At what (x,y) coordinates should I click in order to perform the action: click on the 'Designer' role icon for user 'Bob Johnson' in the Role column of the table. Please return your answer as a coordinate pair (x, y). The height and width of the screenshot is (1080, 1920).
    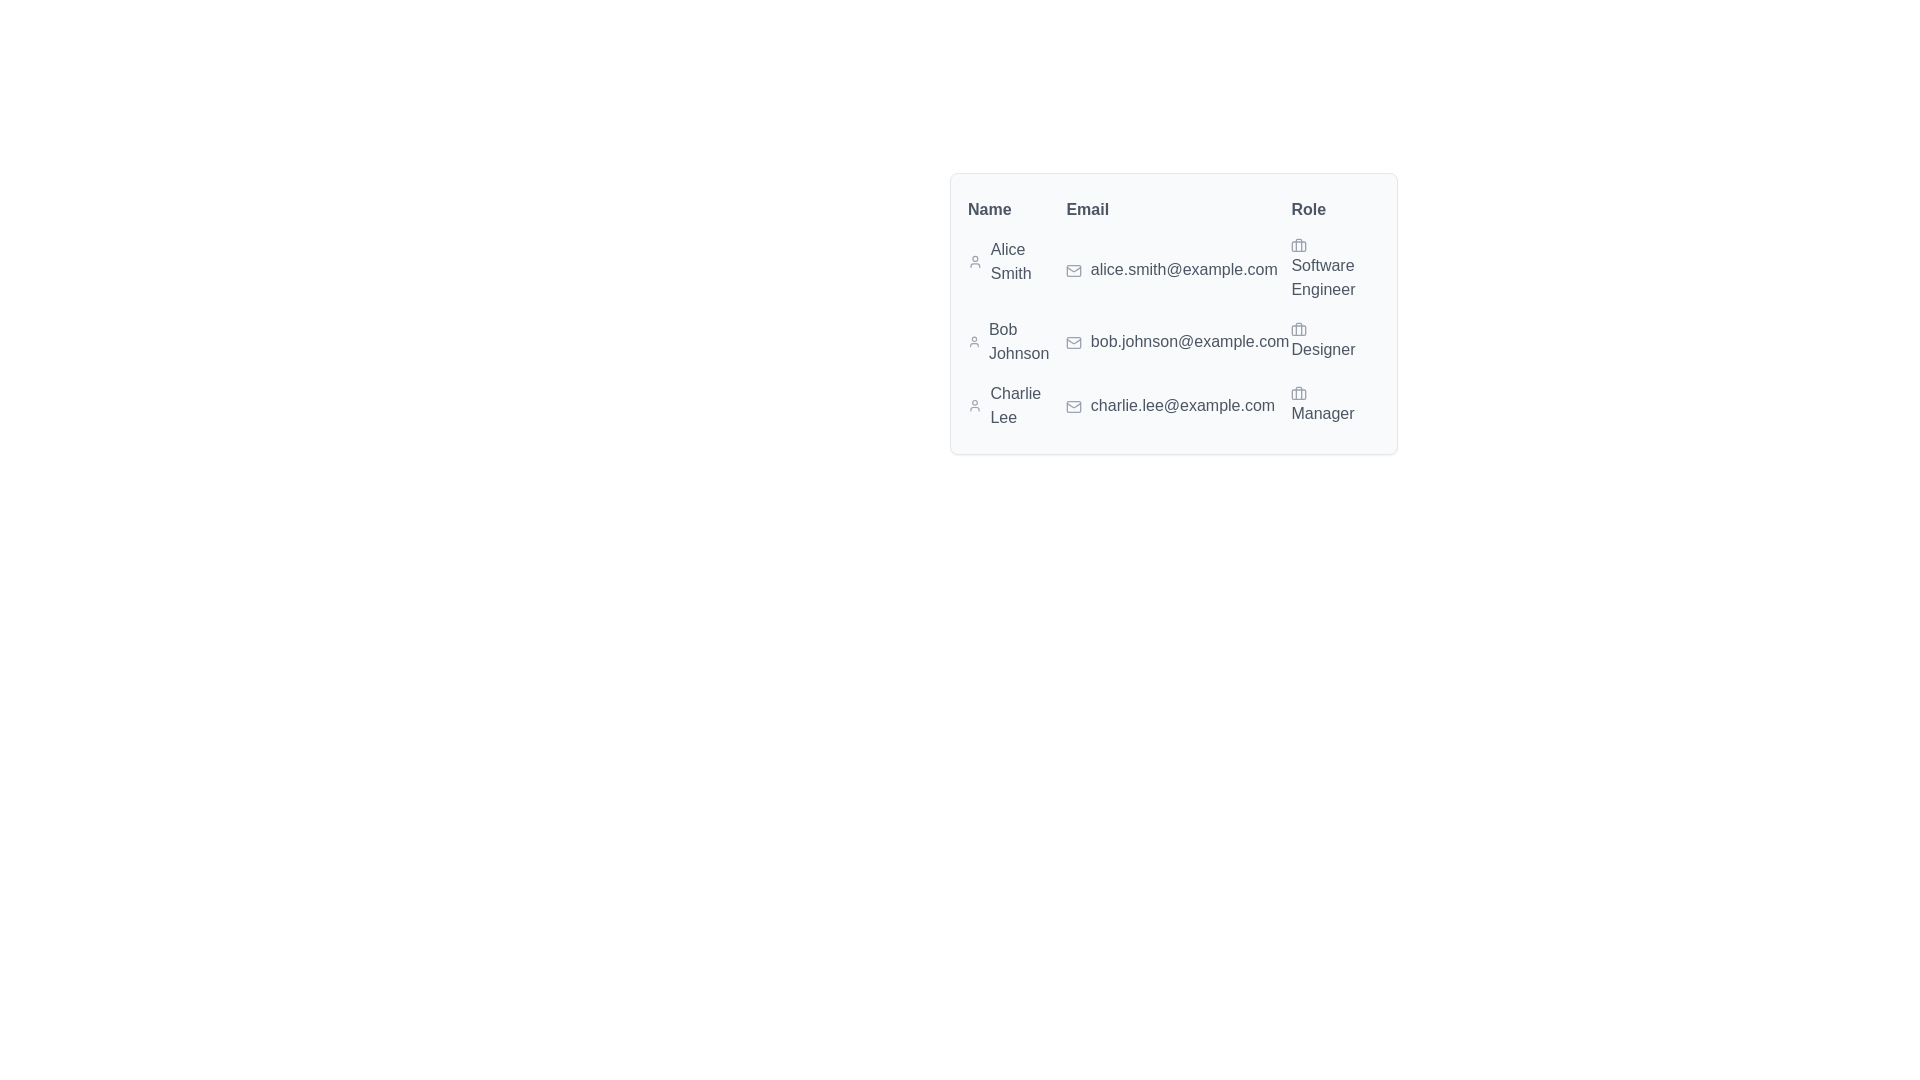
    Looking at the image, I should click on (1299, 329).